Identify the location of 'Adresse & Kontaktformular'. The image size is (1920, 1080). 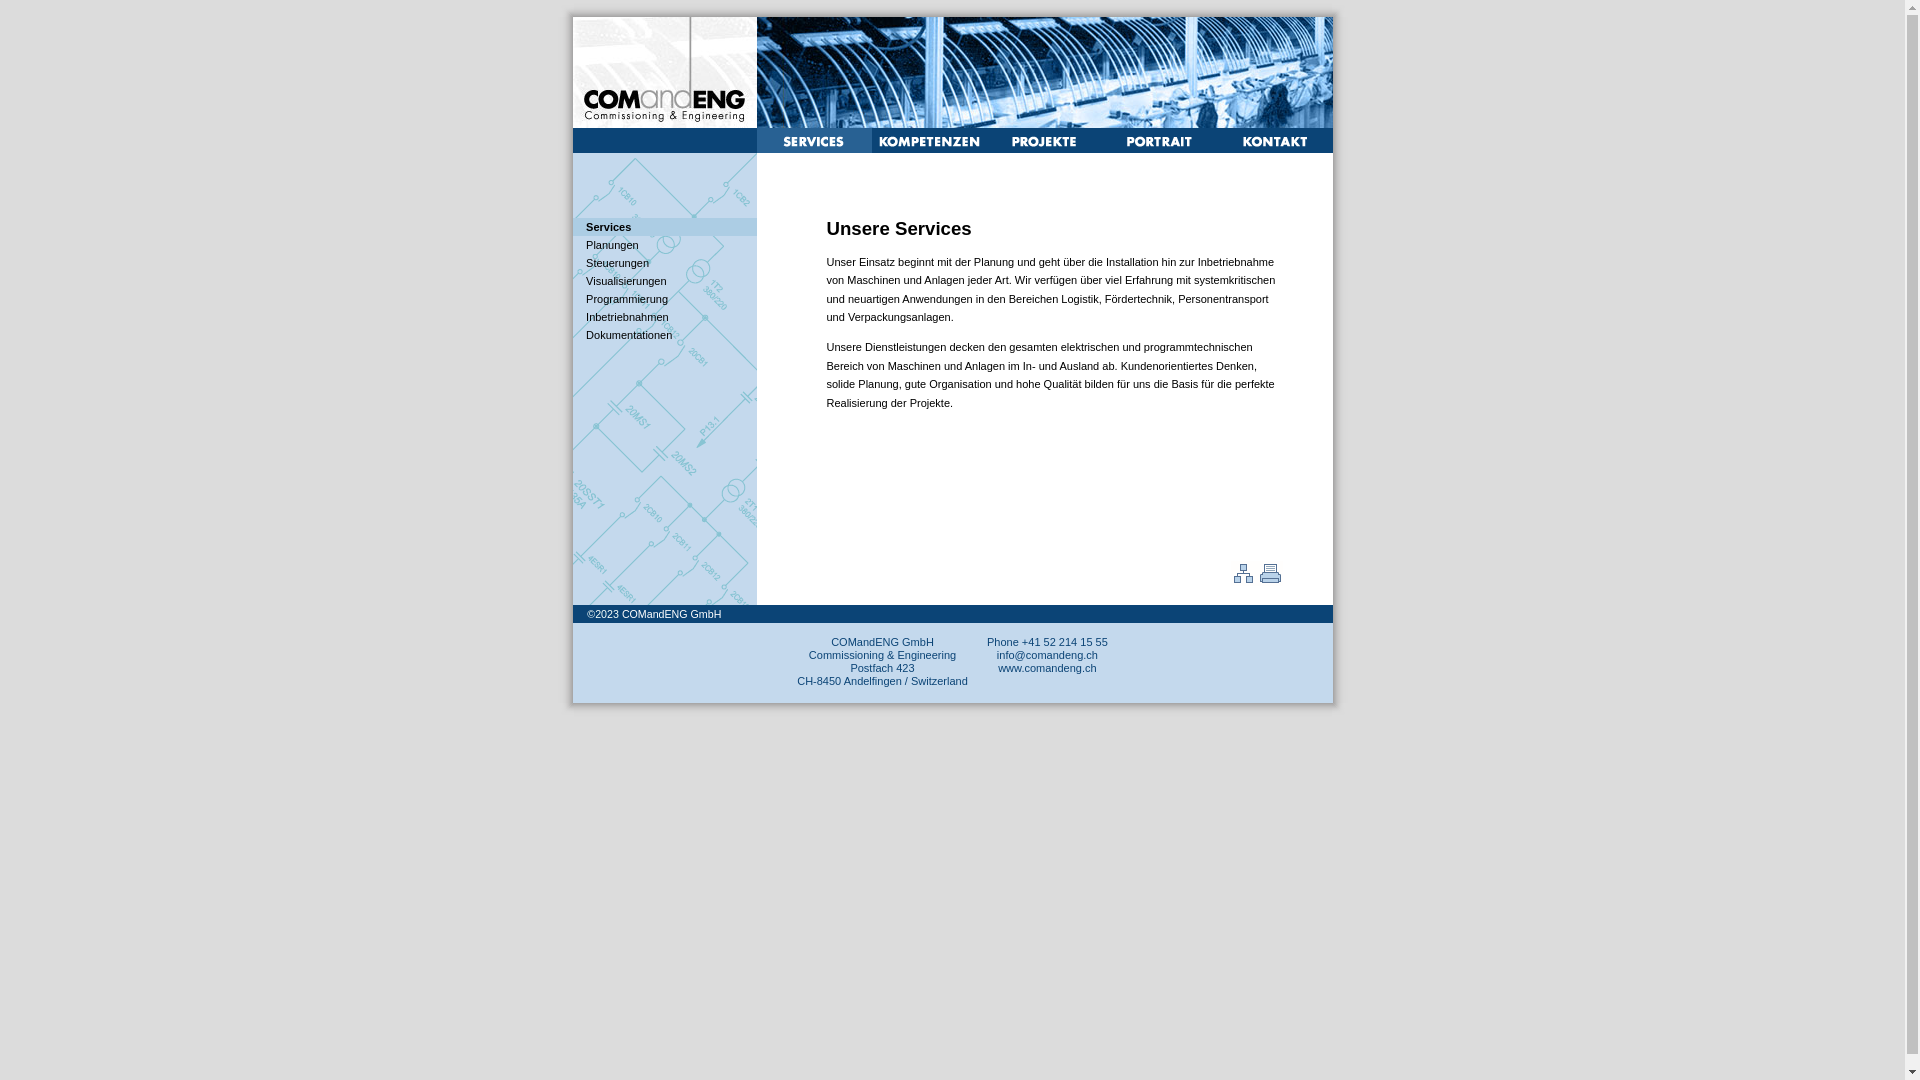
(1272, 146).